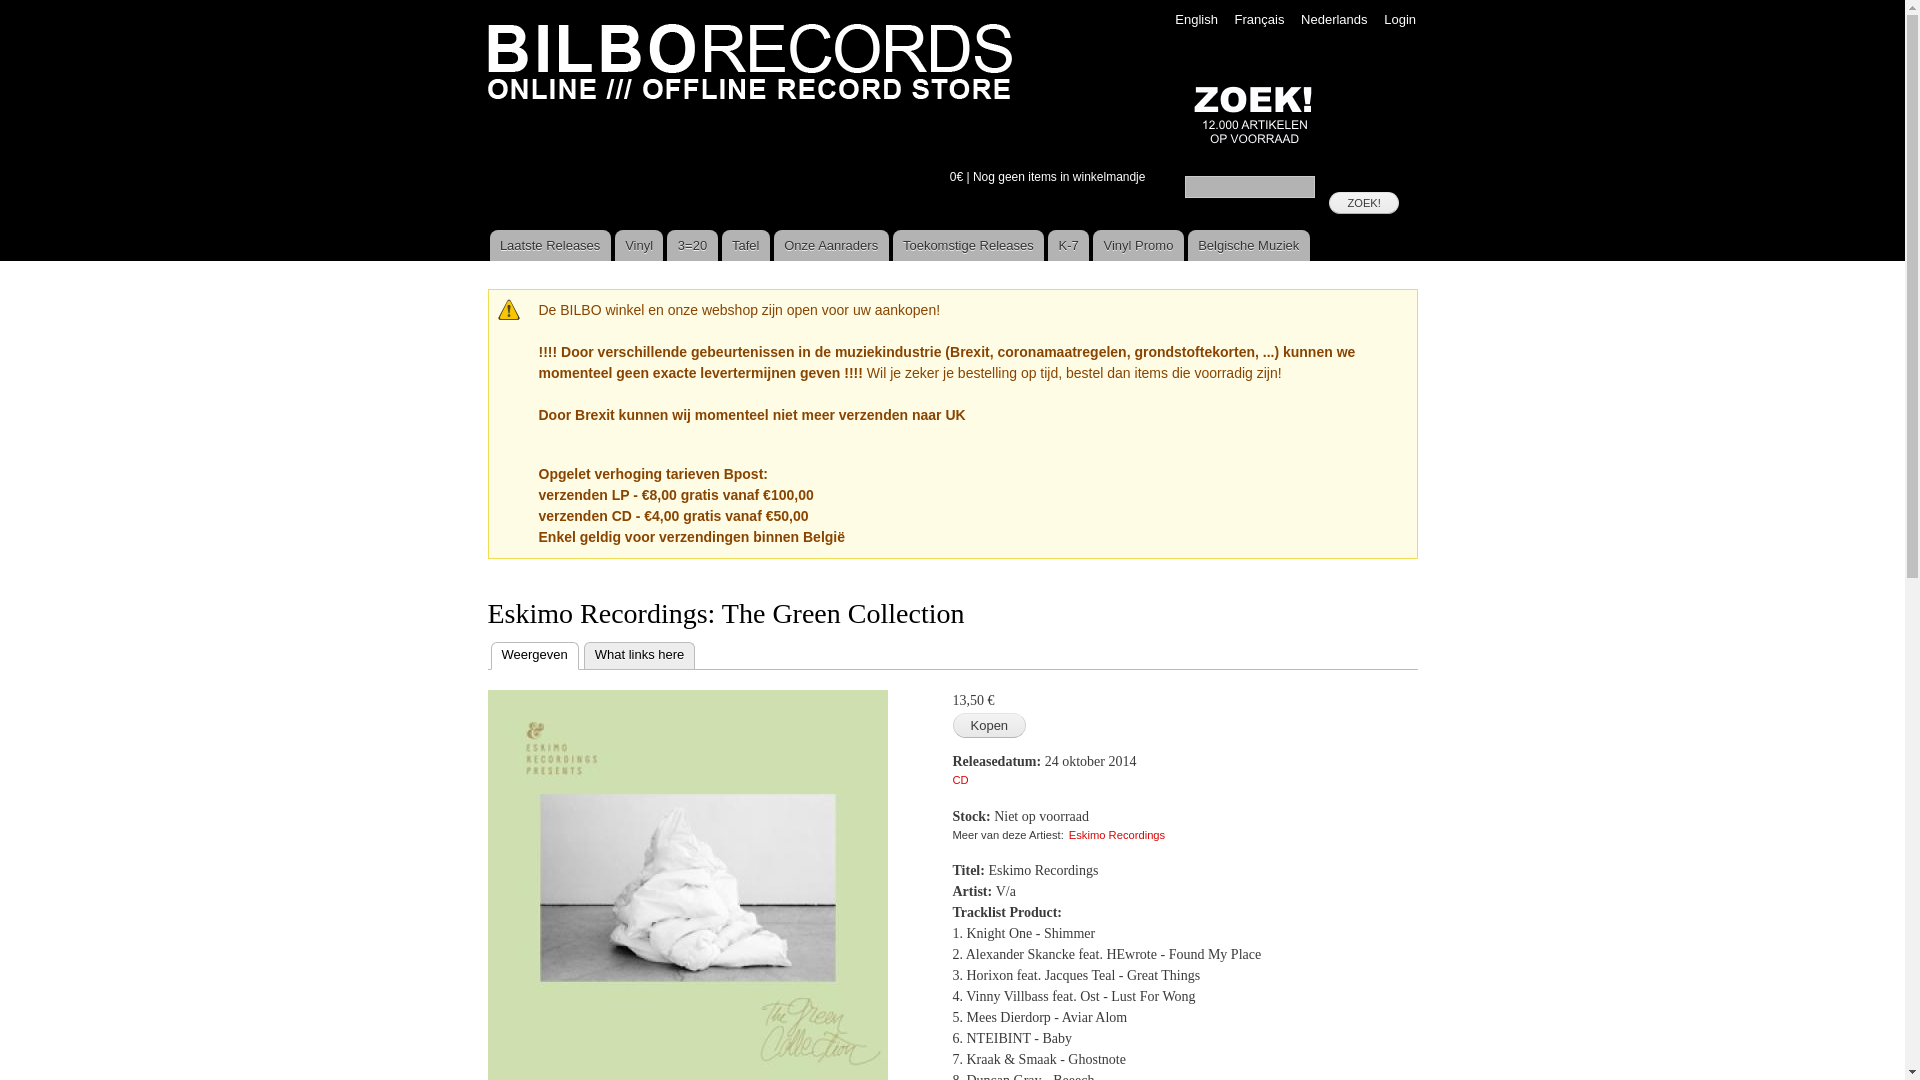 This screenshot has height=1080, width=1920. Describe the element at coordinates (1068, 834) in the screenshot. I see `'Eskimo Recordings'` at that location.